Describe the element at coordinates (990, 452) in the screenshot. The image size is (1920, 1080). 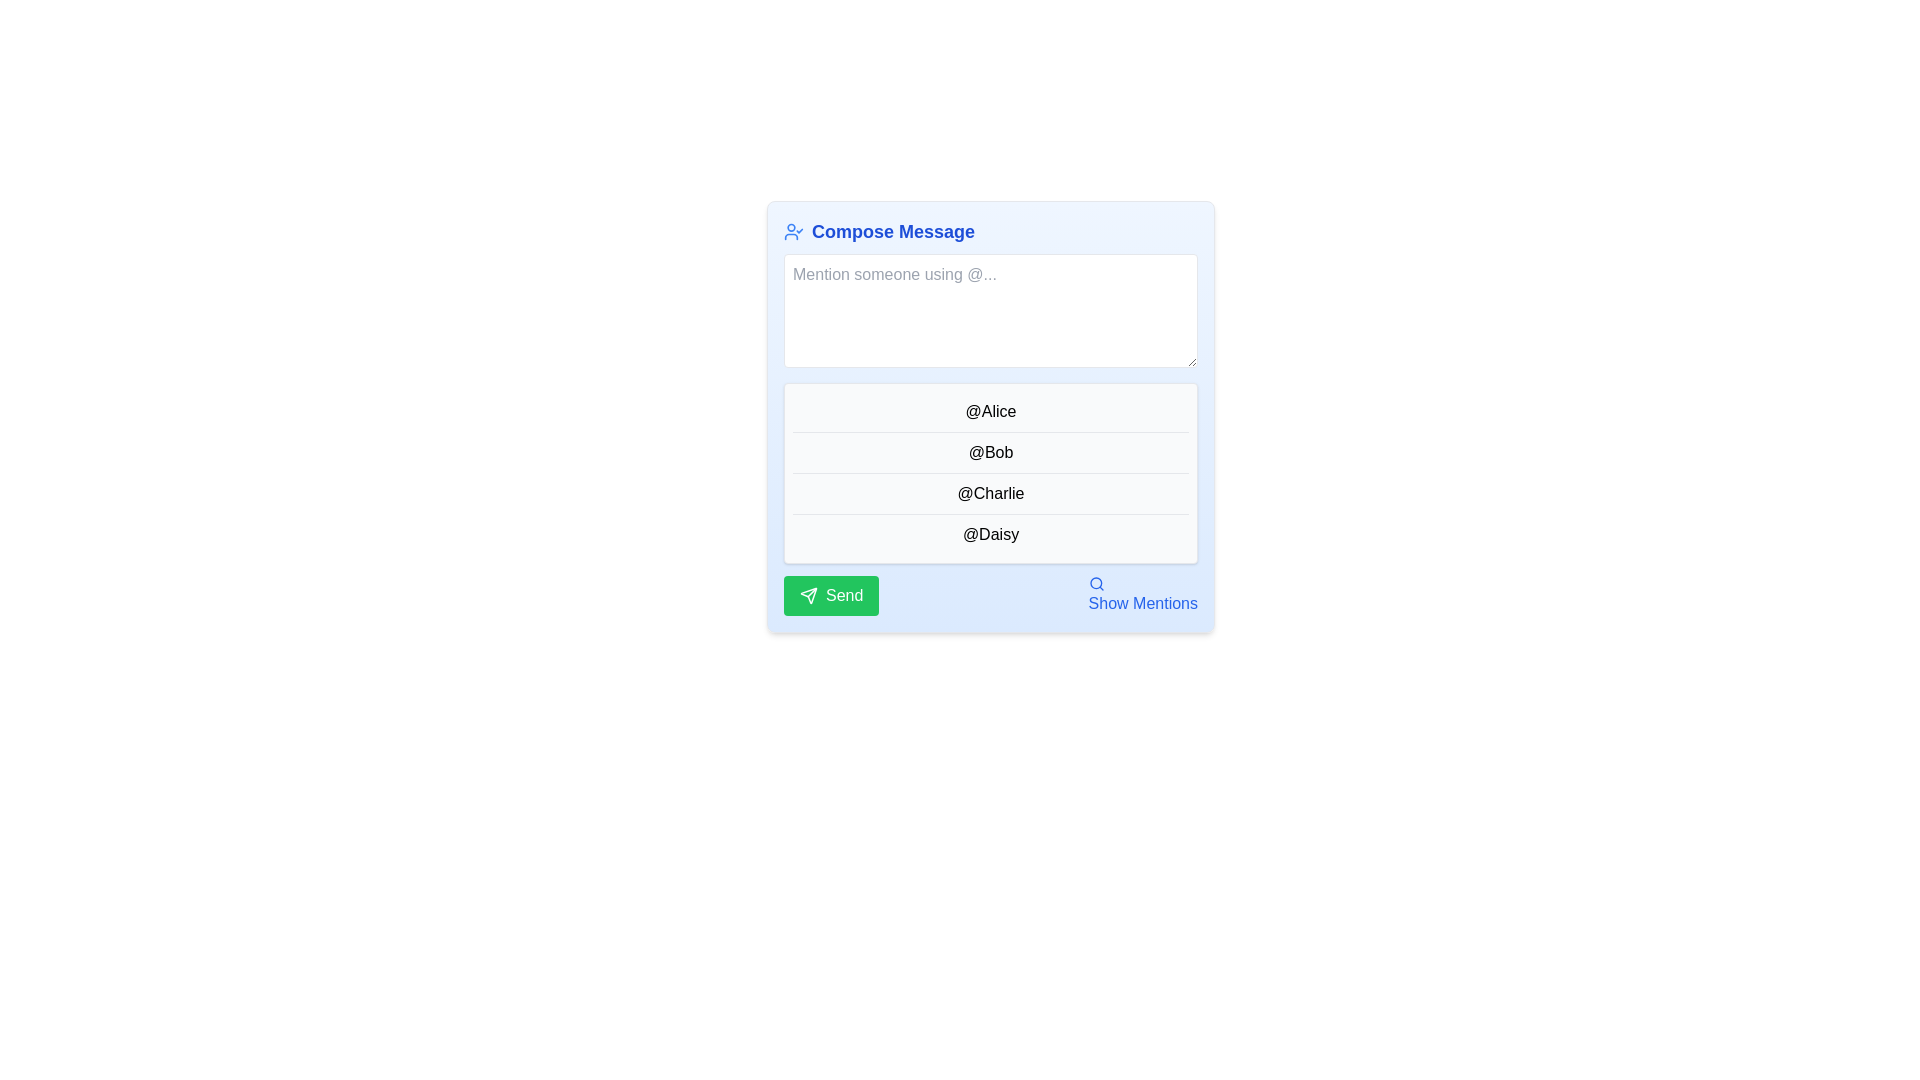
I see `the selectable user mention '@Bob', which is the second item in the list under the message-composition interface` at that location.